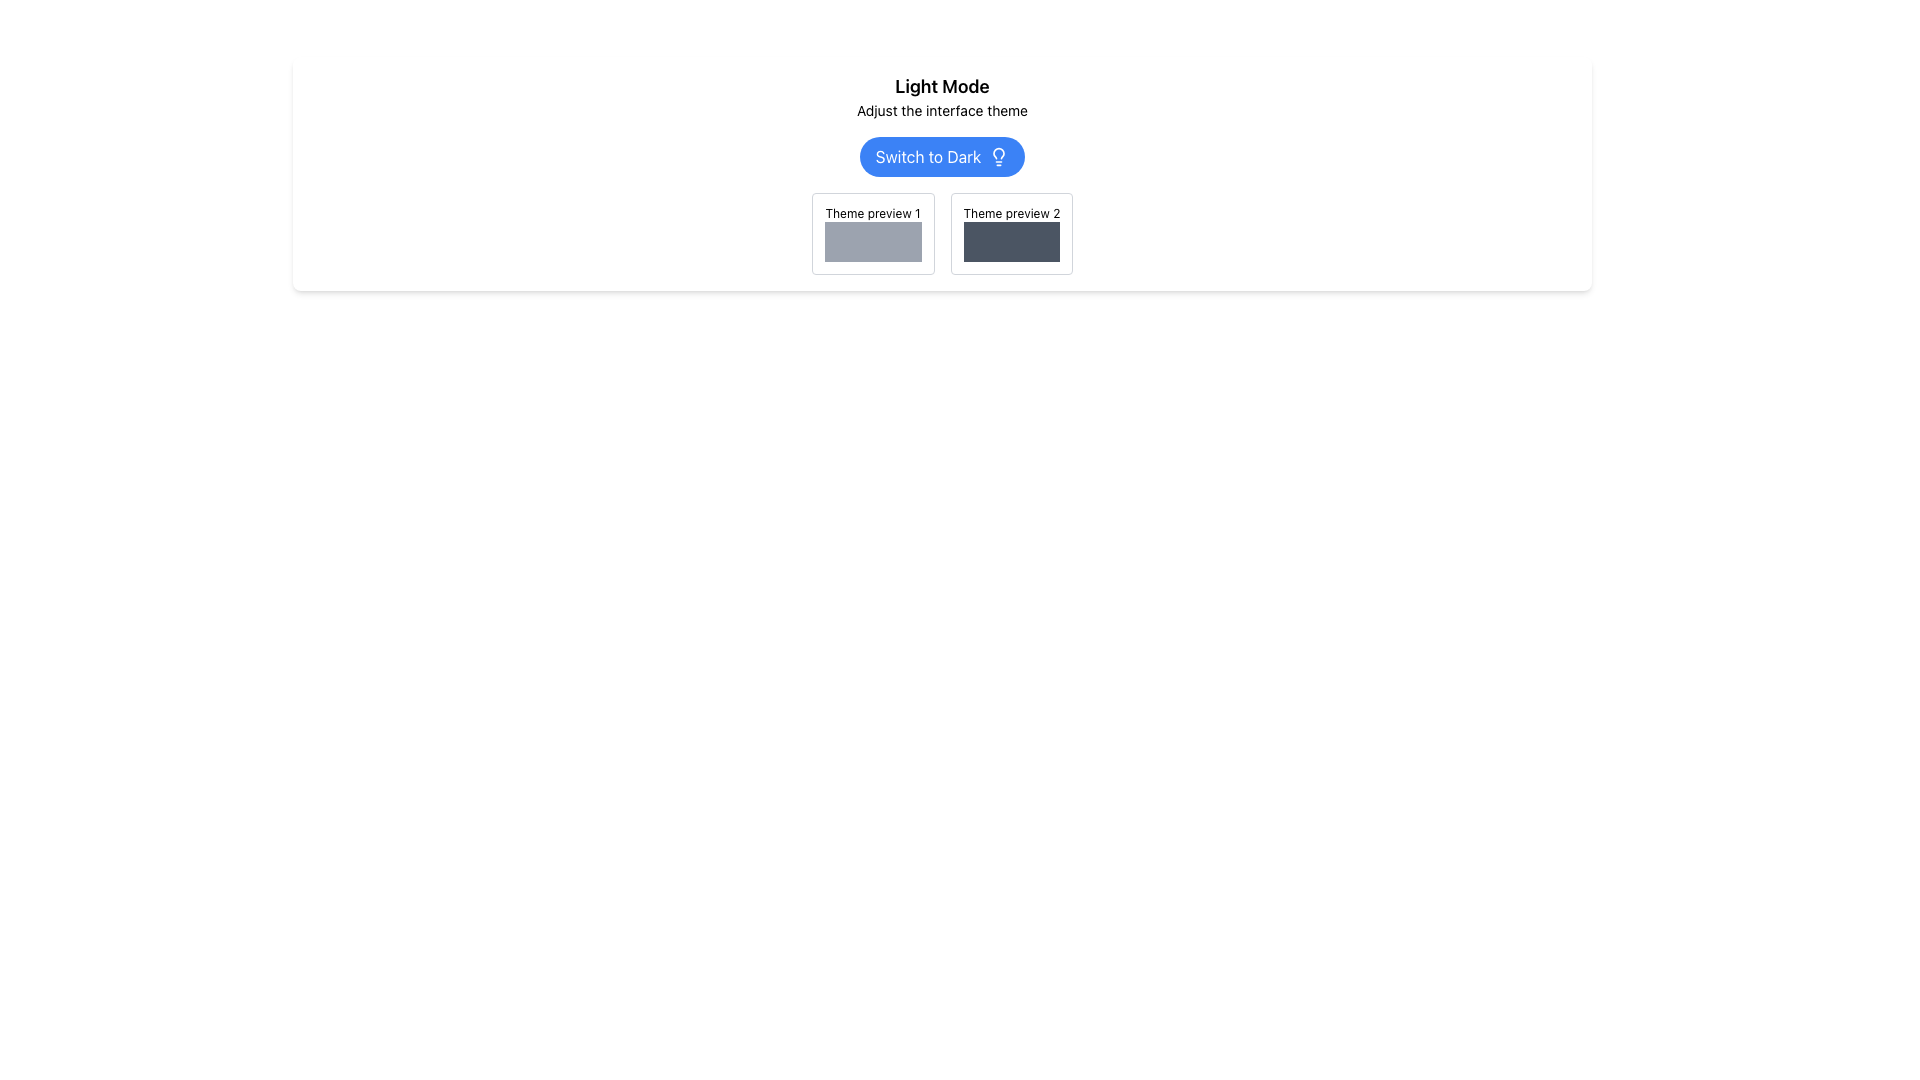  What do you see at coordinates (941, 96) in the screenshot?
I see `the informational header that describes the current interface theme mode, located above the 'Switch to Dark' button` at bounding box center [941, 96].